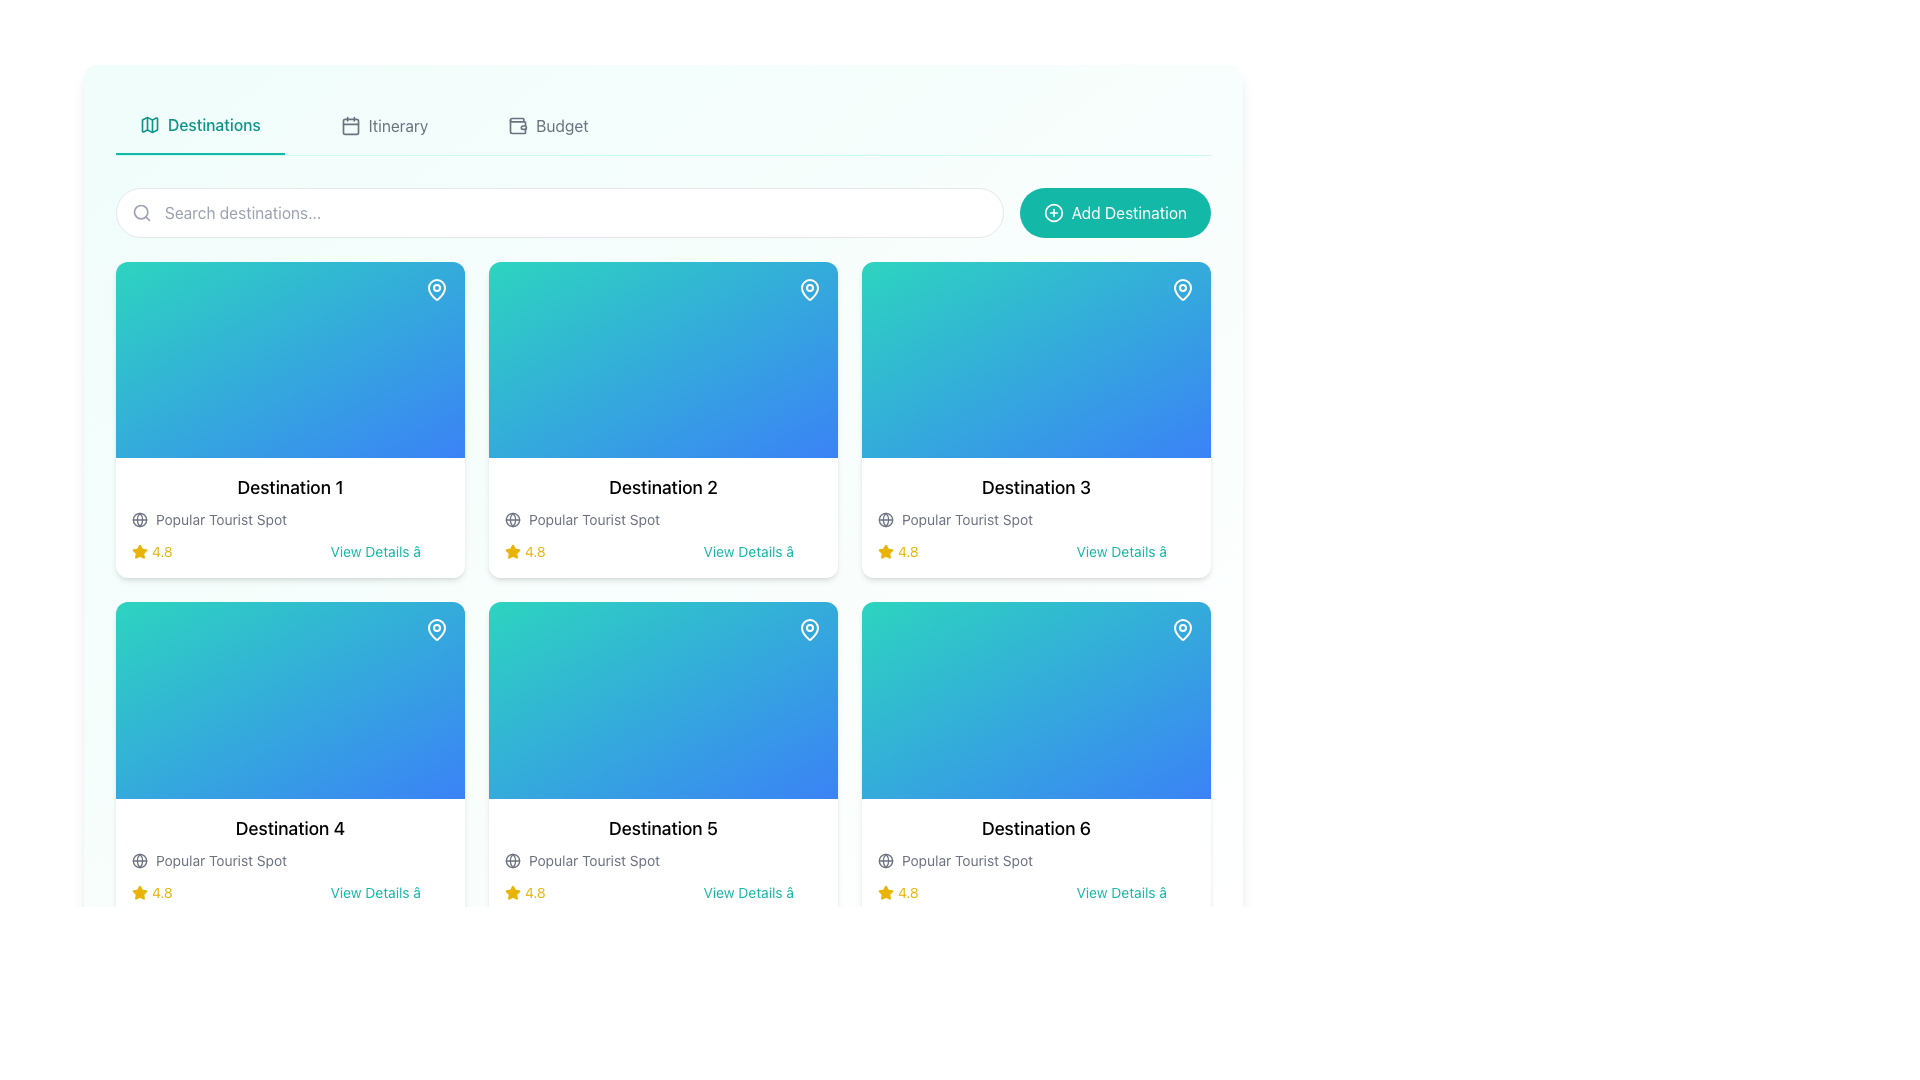 The image size is (1920, 1080). What do you see at coordinates (663, 828) in the screenshot?
I see `the title or heading text label located in the middle cell of the second row within the card design element for the tourist destination` at bounding box center [663, 828].